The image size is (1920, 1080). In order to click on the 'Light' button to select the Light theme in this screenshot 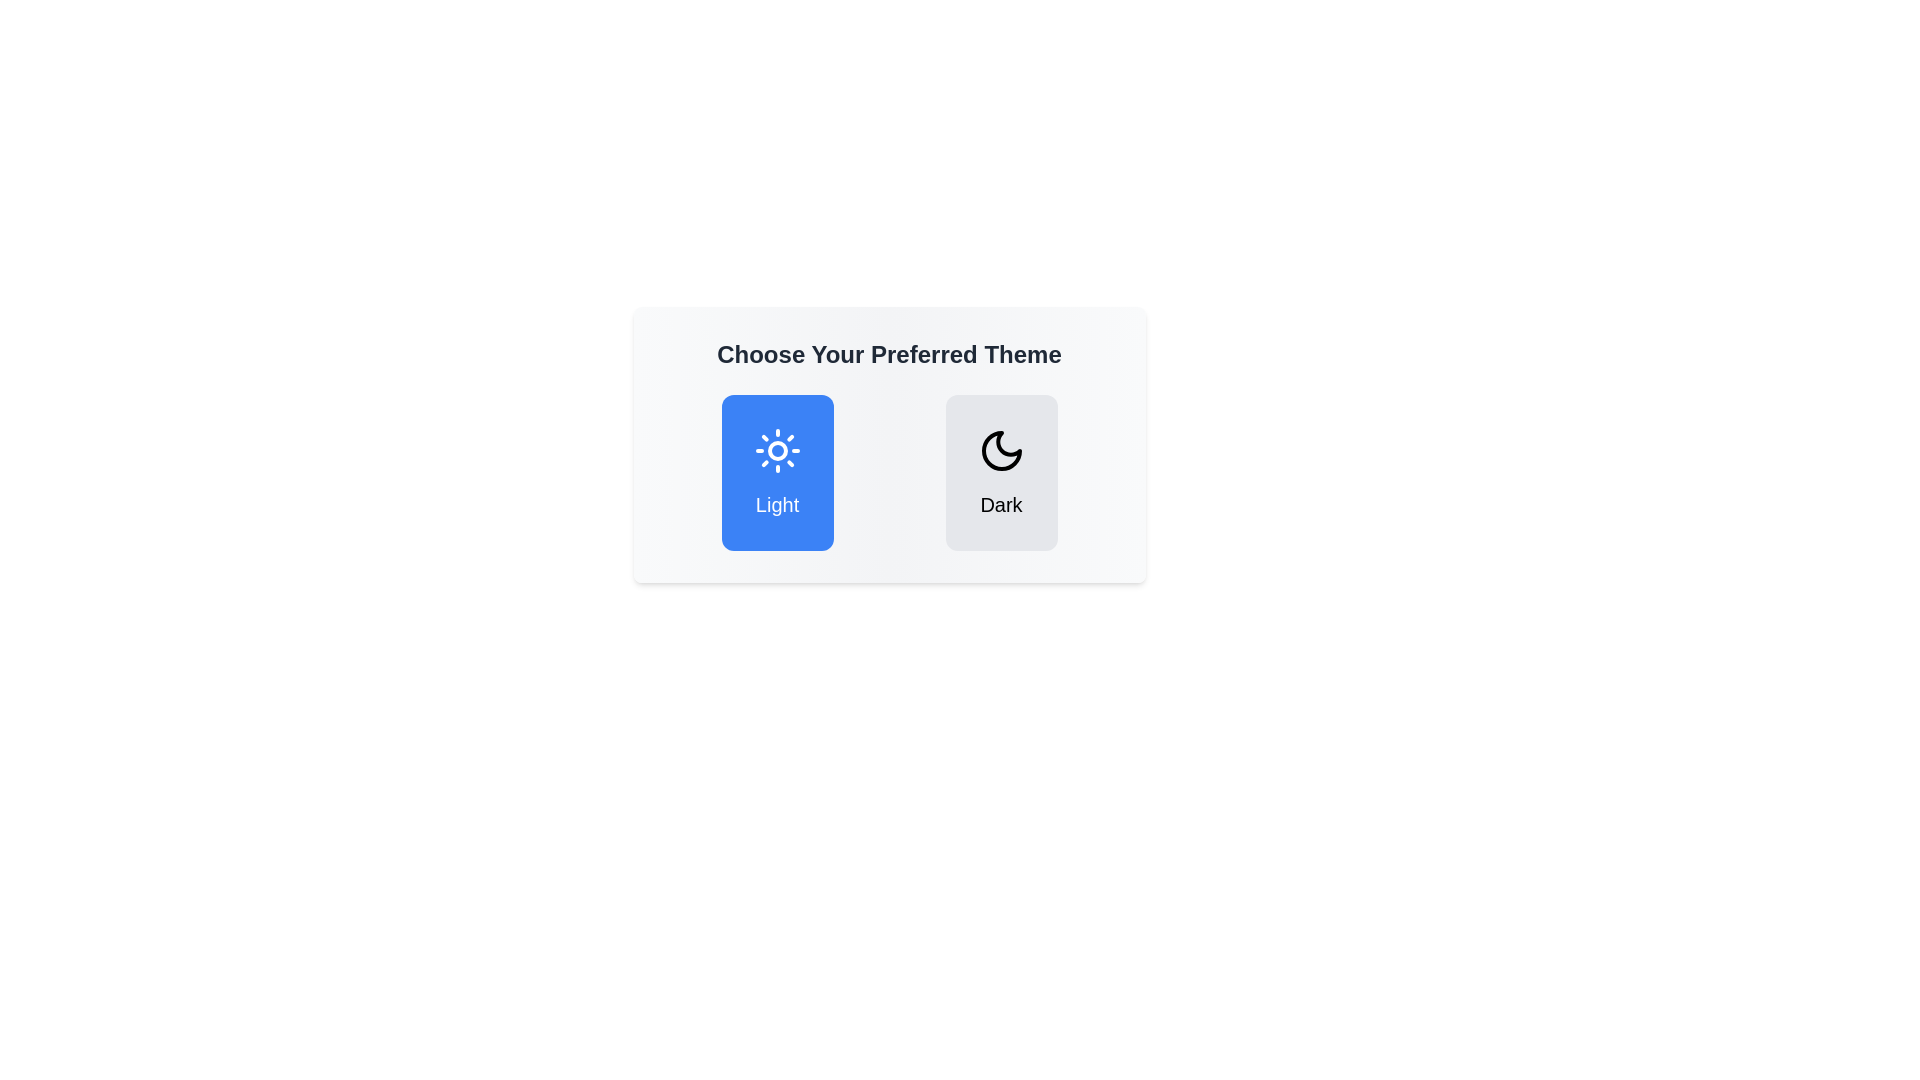, I will do `click(776, 473)`.